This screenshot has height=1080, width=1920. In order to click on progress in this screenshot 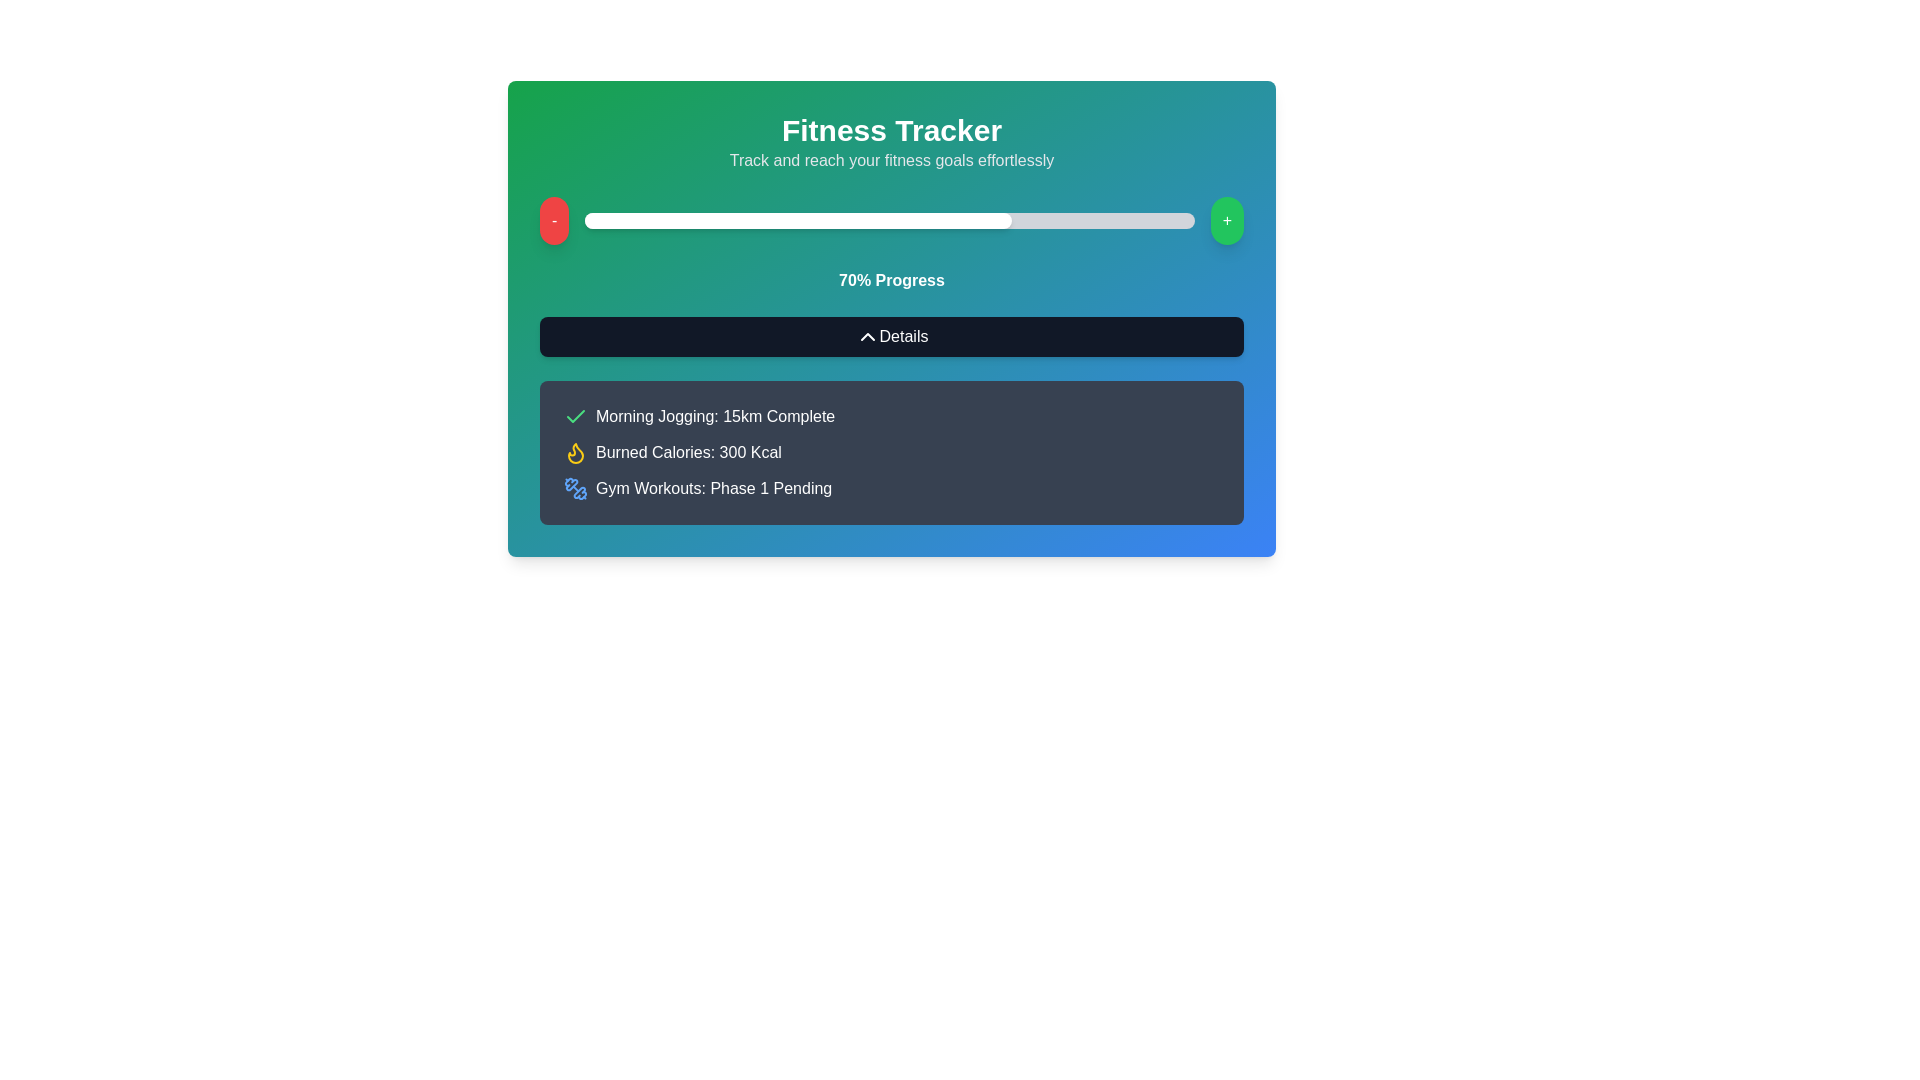, I will do `click(1114, 220)`.